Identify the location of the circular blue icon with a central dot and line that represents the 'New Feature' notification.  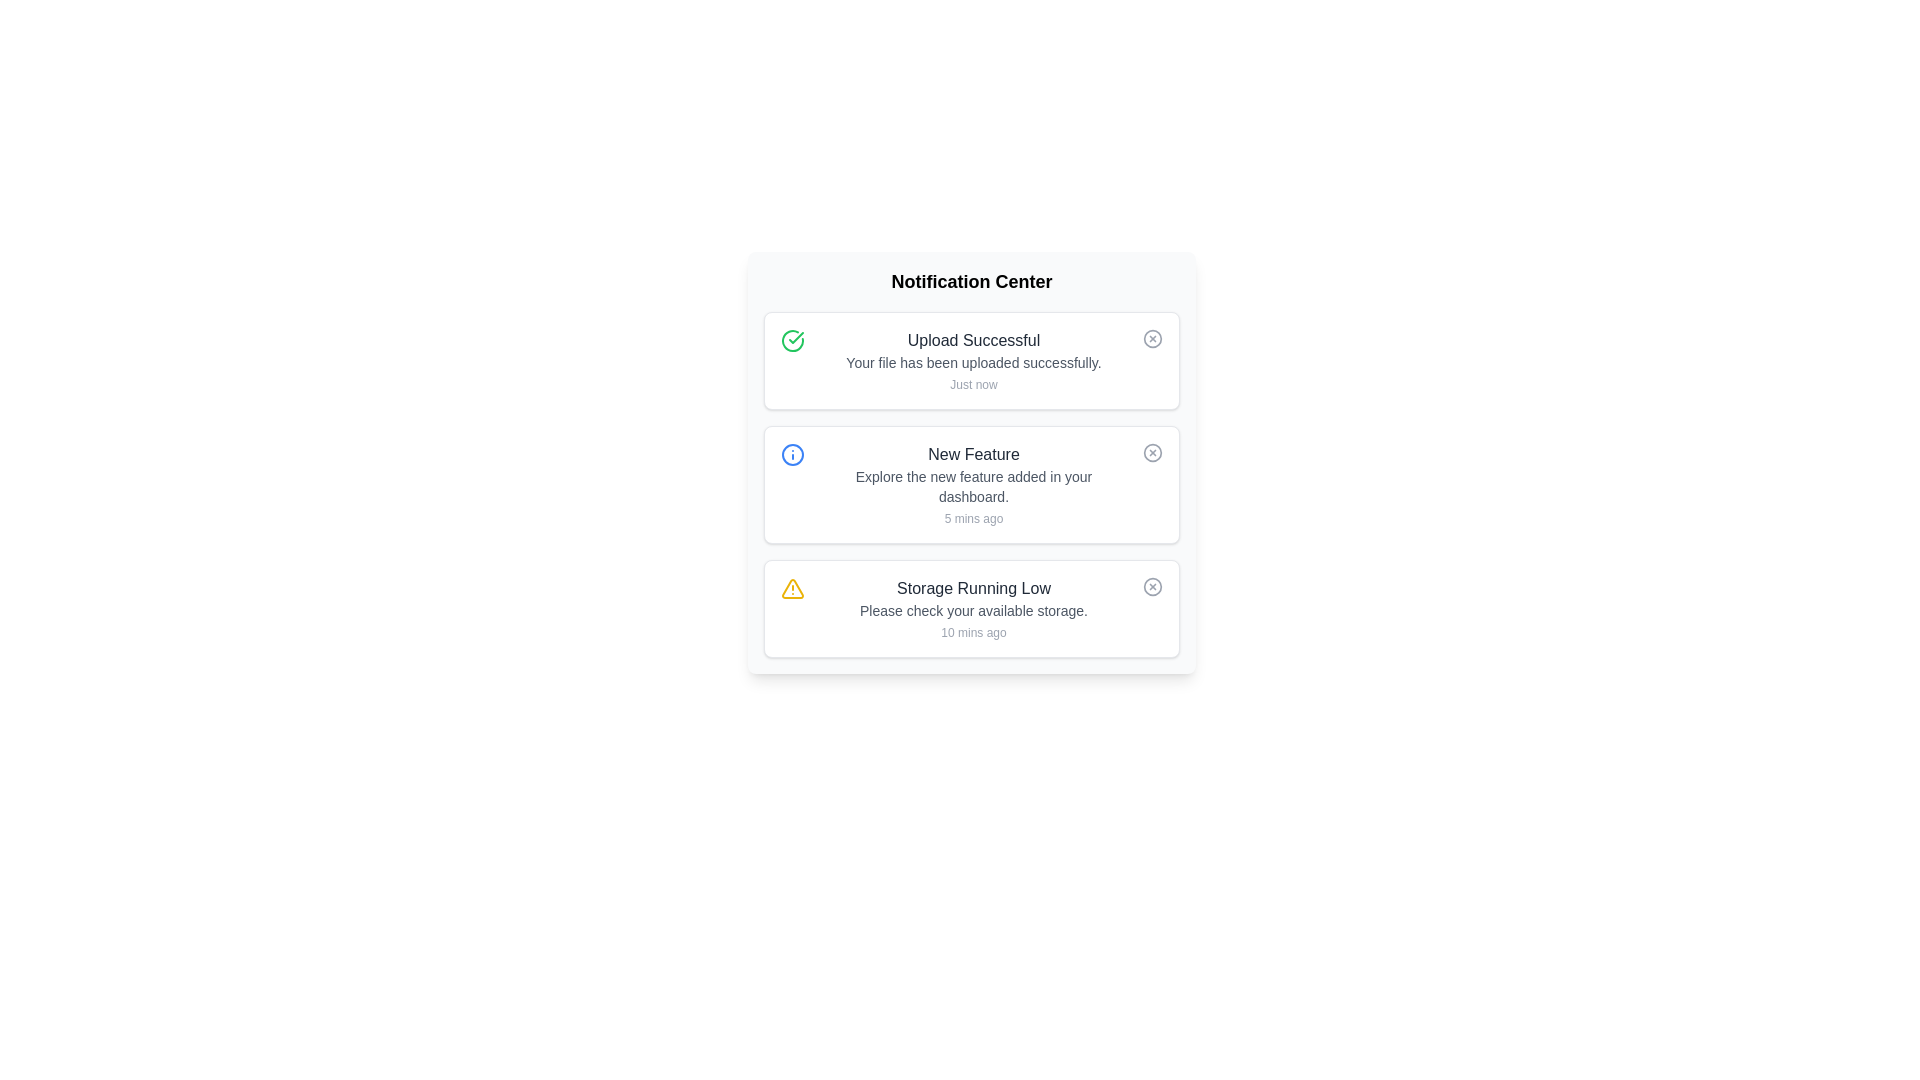
(791, 455).